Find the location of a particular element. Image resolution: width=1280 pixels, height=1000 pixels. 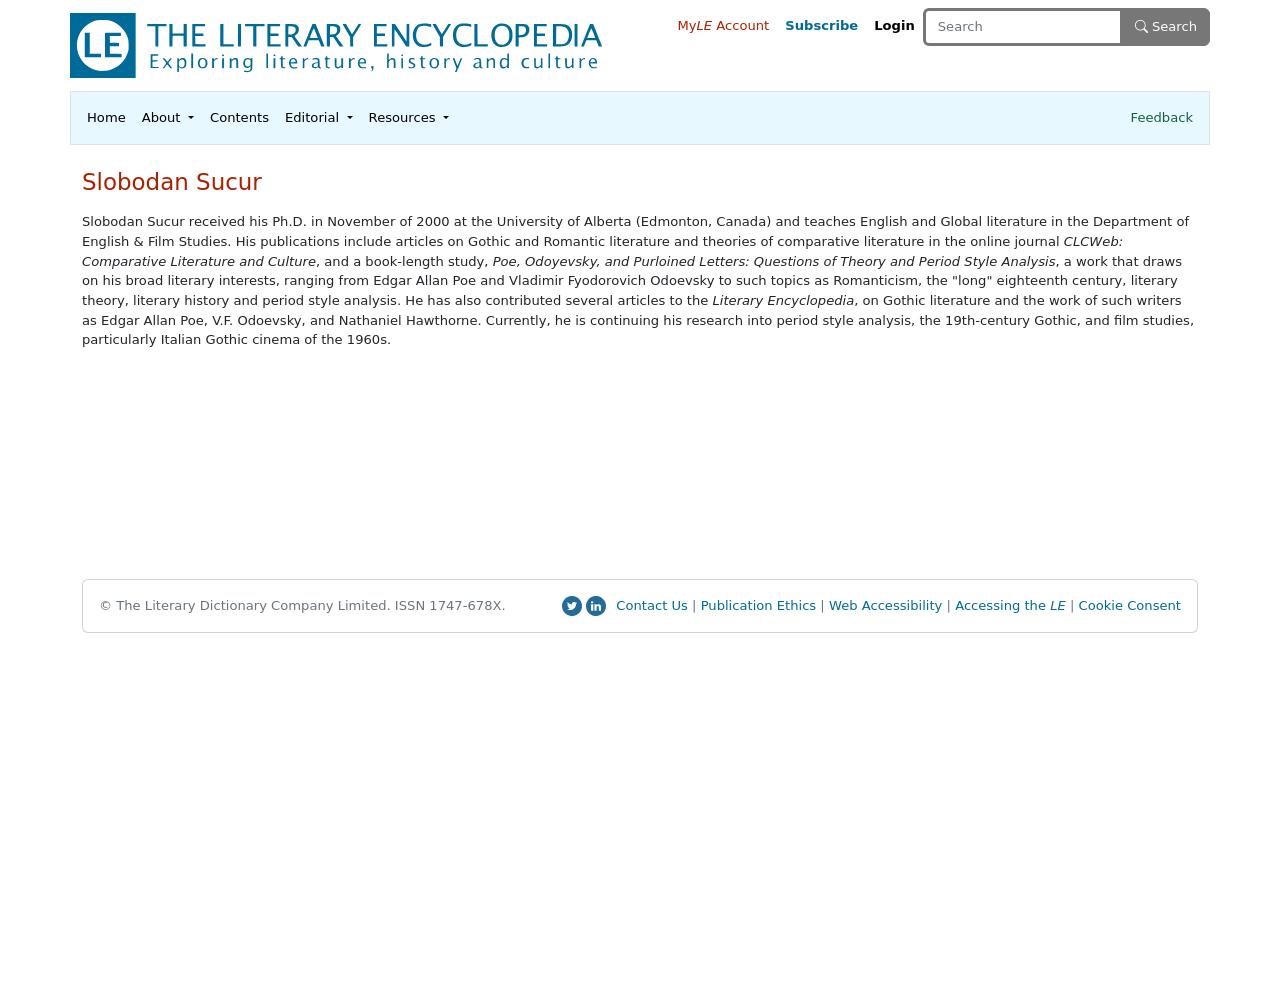

'Slobodan Sucur received his Ph.D. in November of 2000 at the
University of Alberta (Edmonton, Canada) and teaches English and
Global literature in the Department of English & Film Studies.
His publications include articles on Gothic and Romantic literature
and theories of comparative literature in the online journal' is located at coordinates (634, 230).